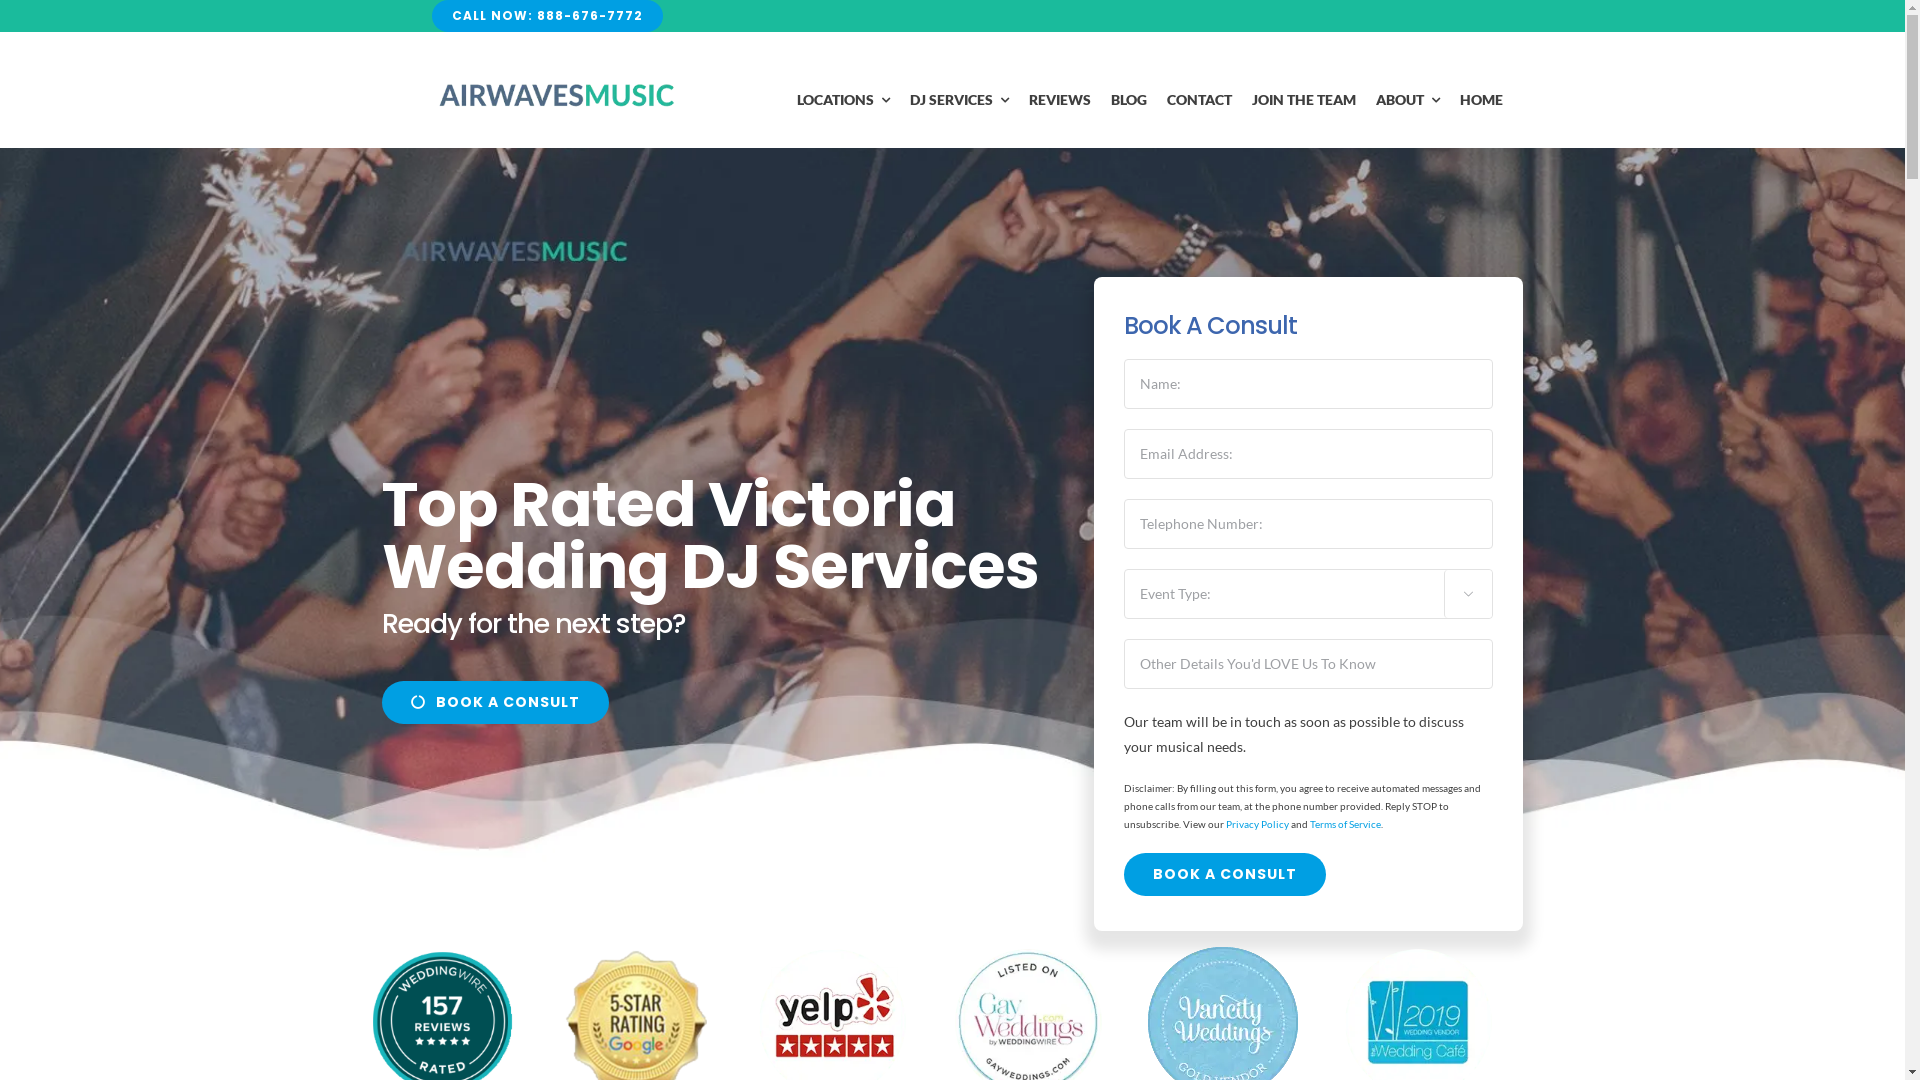  What do you see at coordinates (1059, 100) in the screenshot?
I see `'REVIEWS'` at bounding box center [1059, 100].